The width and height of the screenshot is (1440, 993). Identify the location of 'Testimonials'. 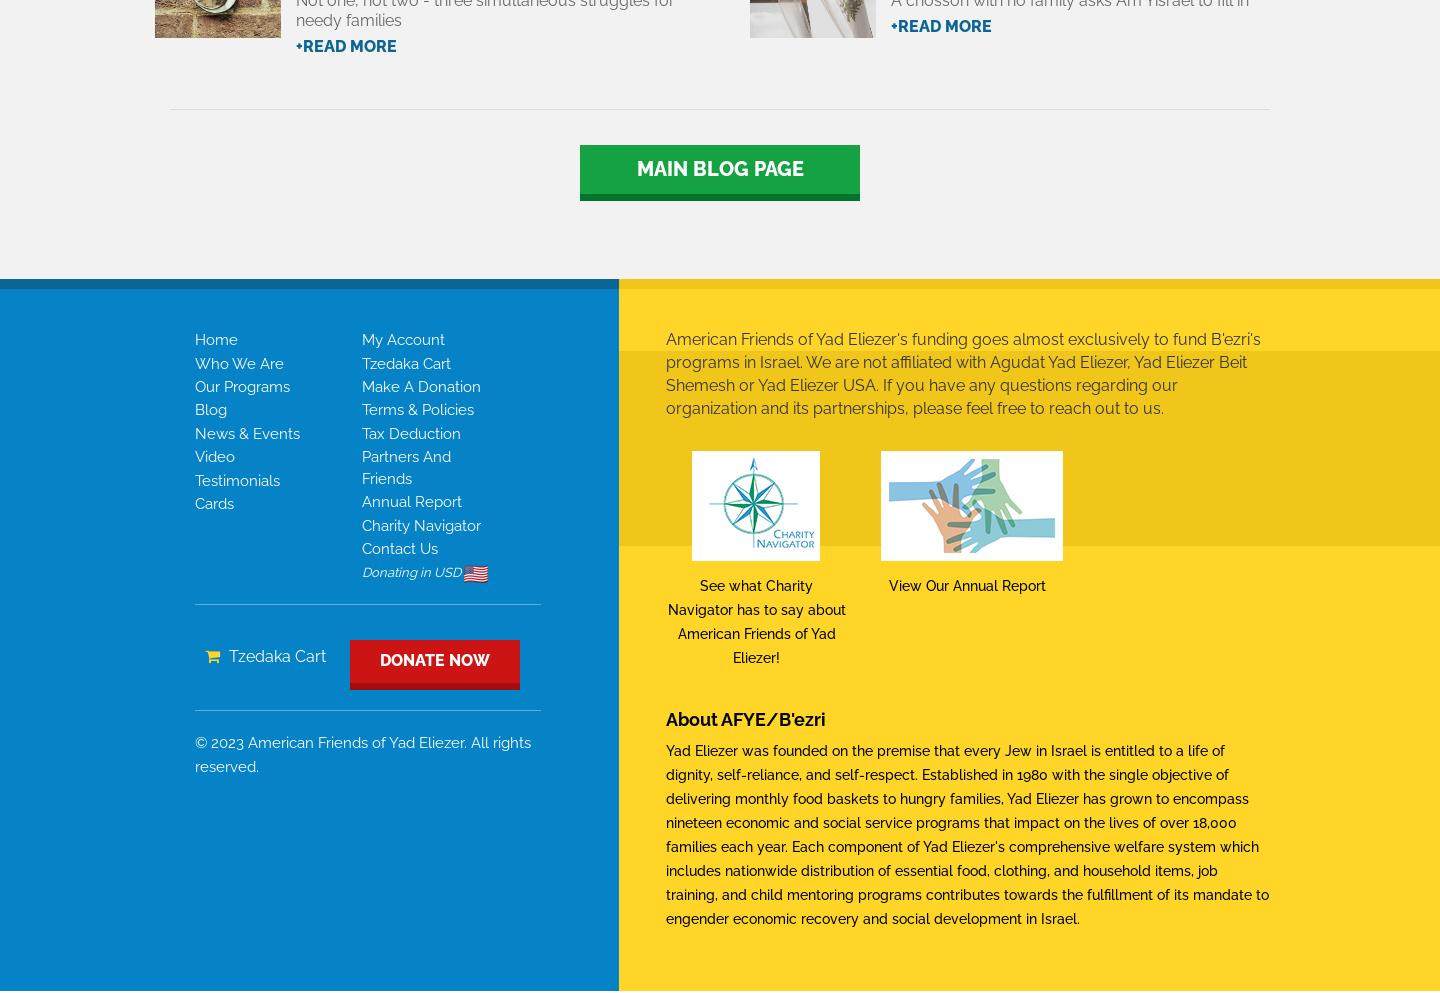
(237, 479).